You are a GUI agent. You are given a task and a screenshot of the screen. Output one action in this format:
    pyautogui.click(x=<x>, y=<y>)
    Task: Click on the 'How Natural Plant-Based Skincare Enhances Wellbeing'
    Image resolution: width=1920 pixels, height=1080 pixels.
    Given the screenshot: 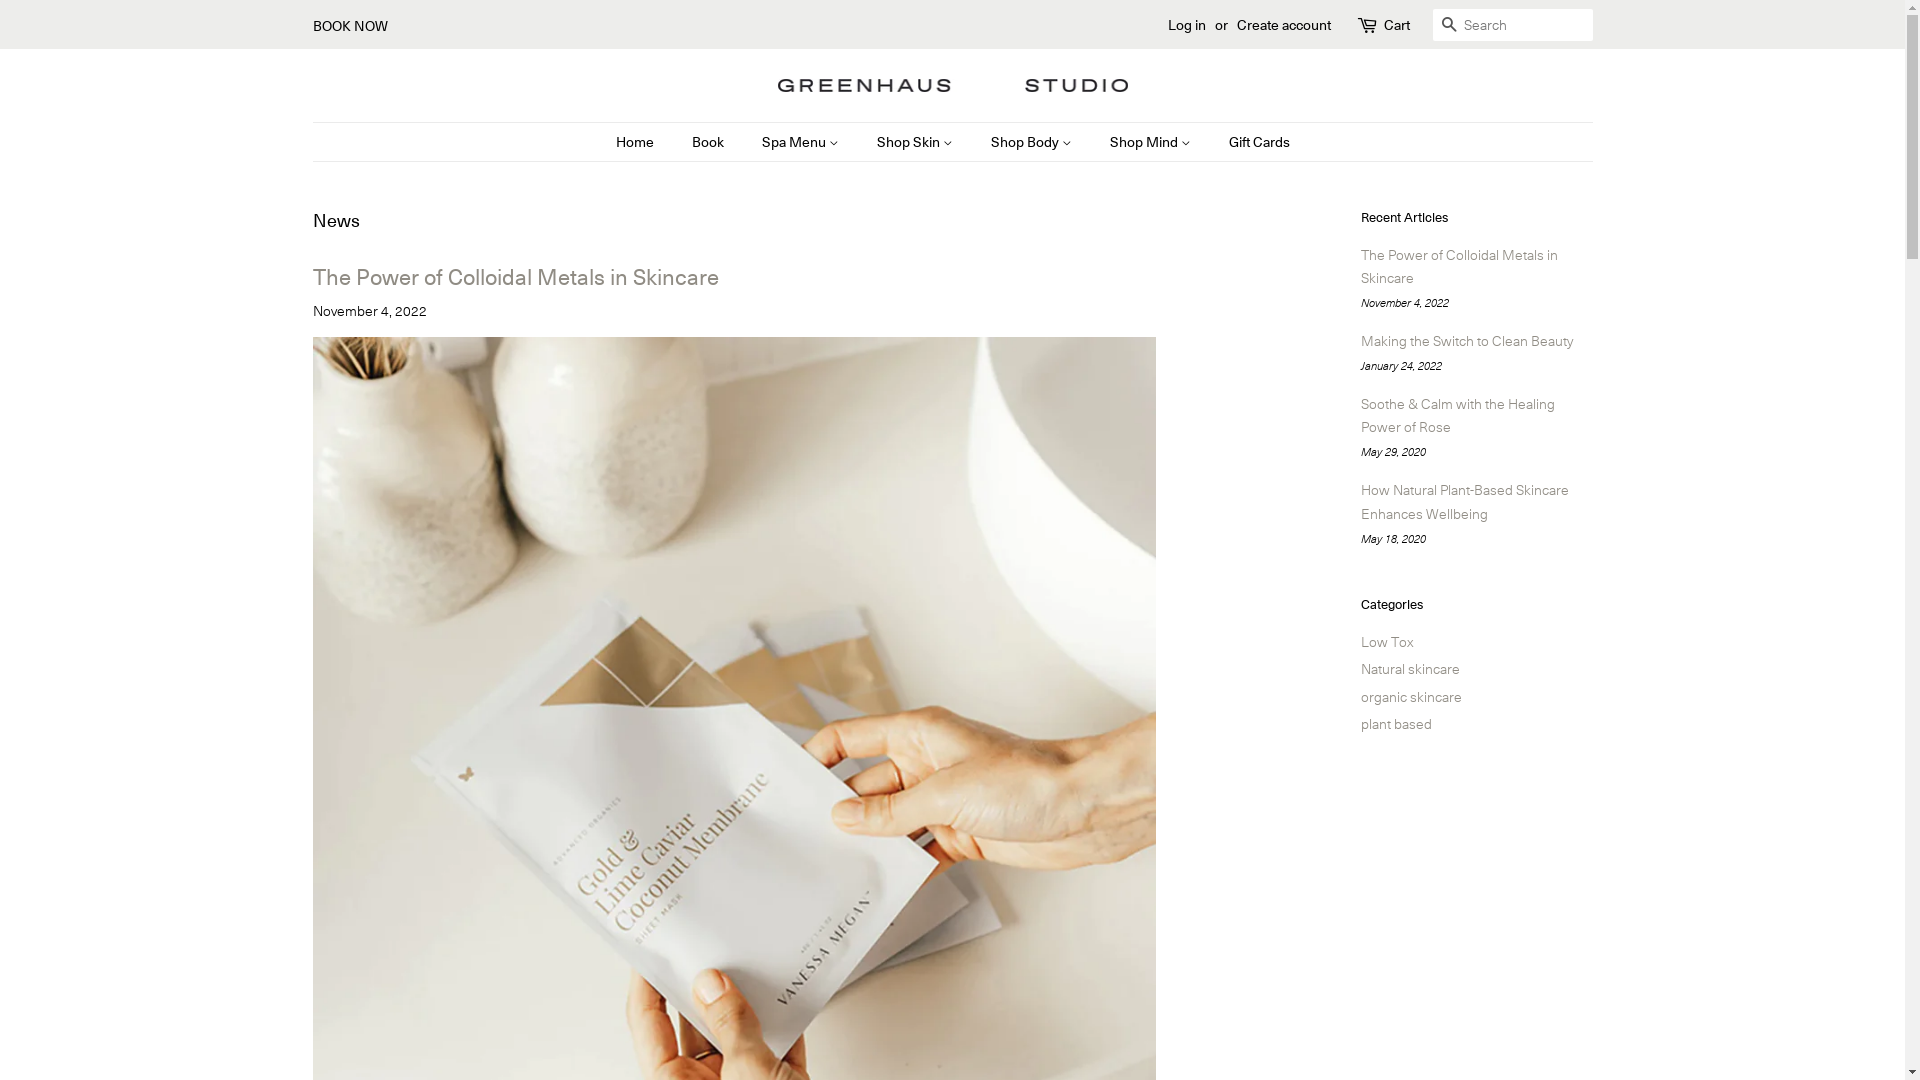 What is the action you would take?
    pyautogui.click(x=1464, y=500)
    